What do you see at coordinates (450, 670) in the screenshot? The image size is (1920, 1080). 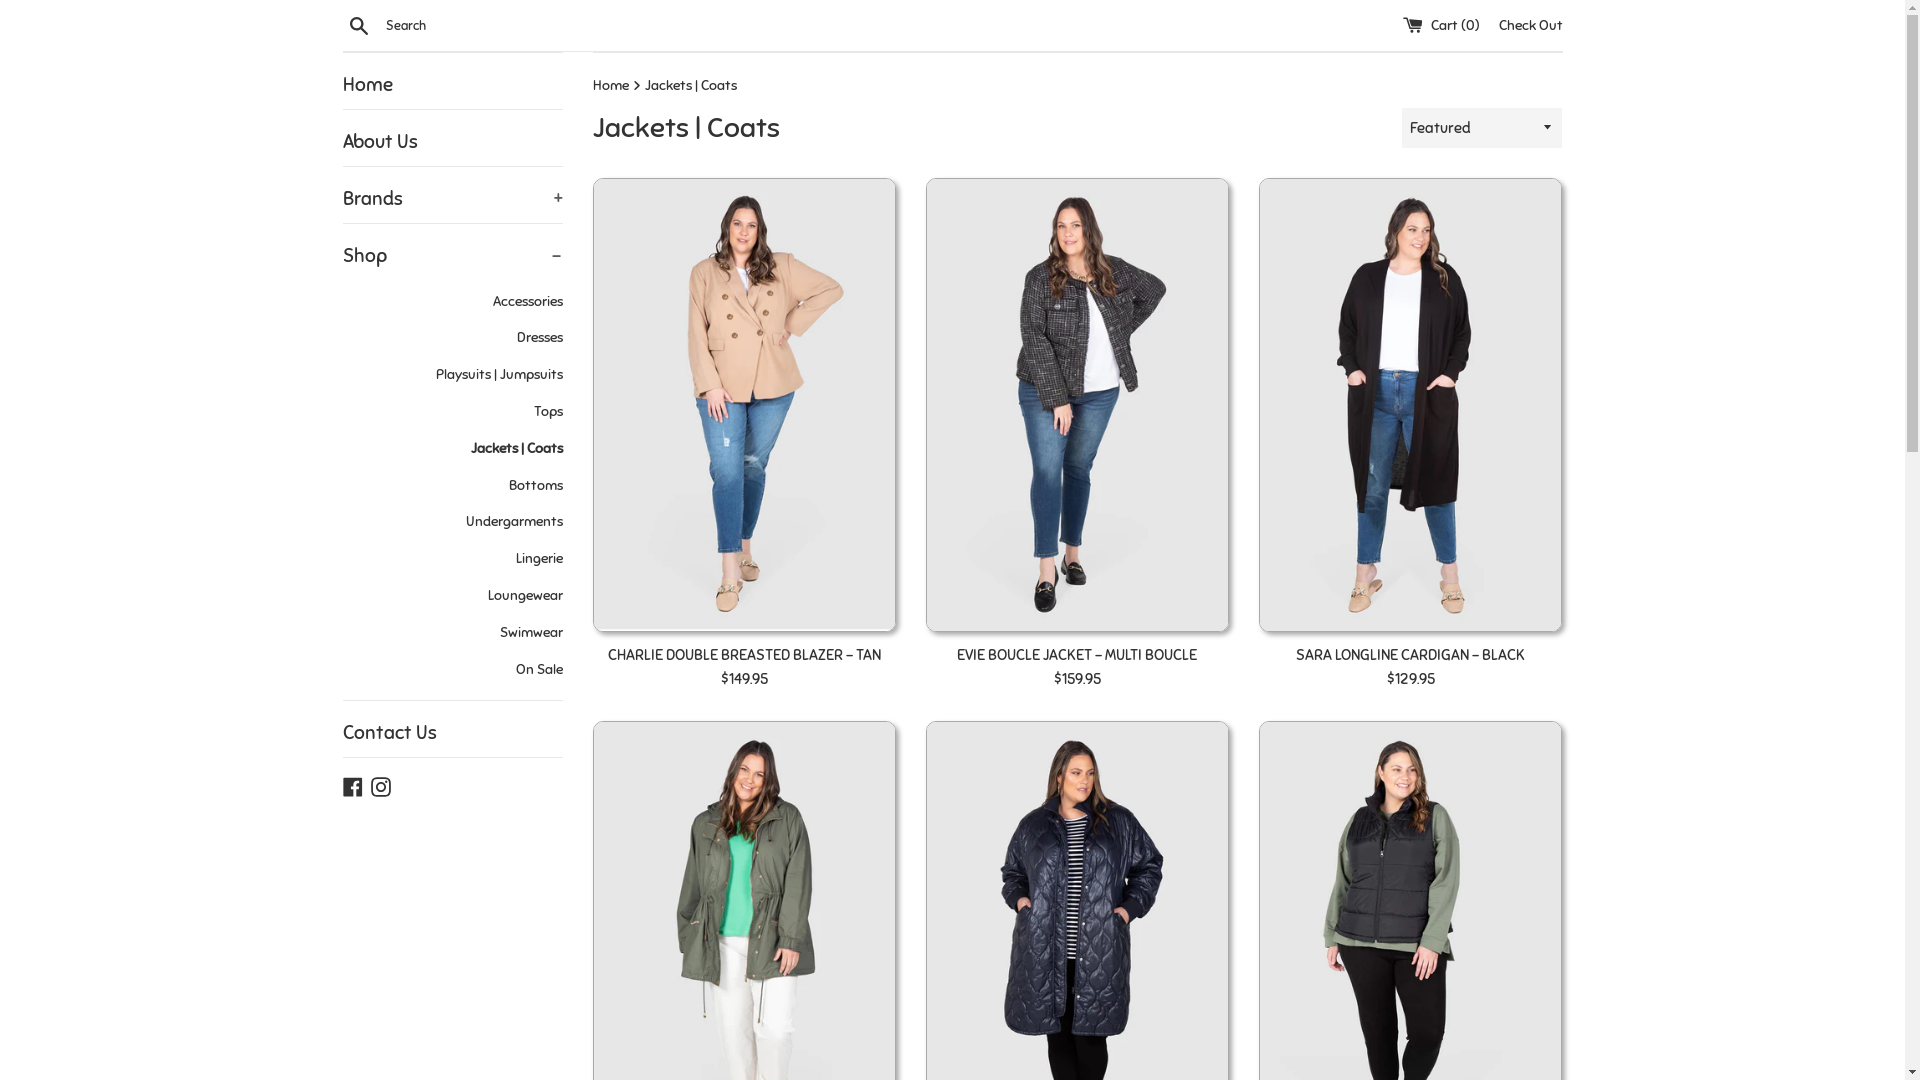 I see `'On Sale'` at bounding box center [450, 670].